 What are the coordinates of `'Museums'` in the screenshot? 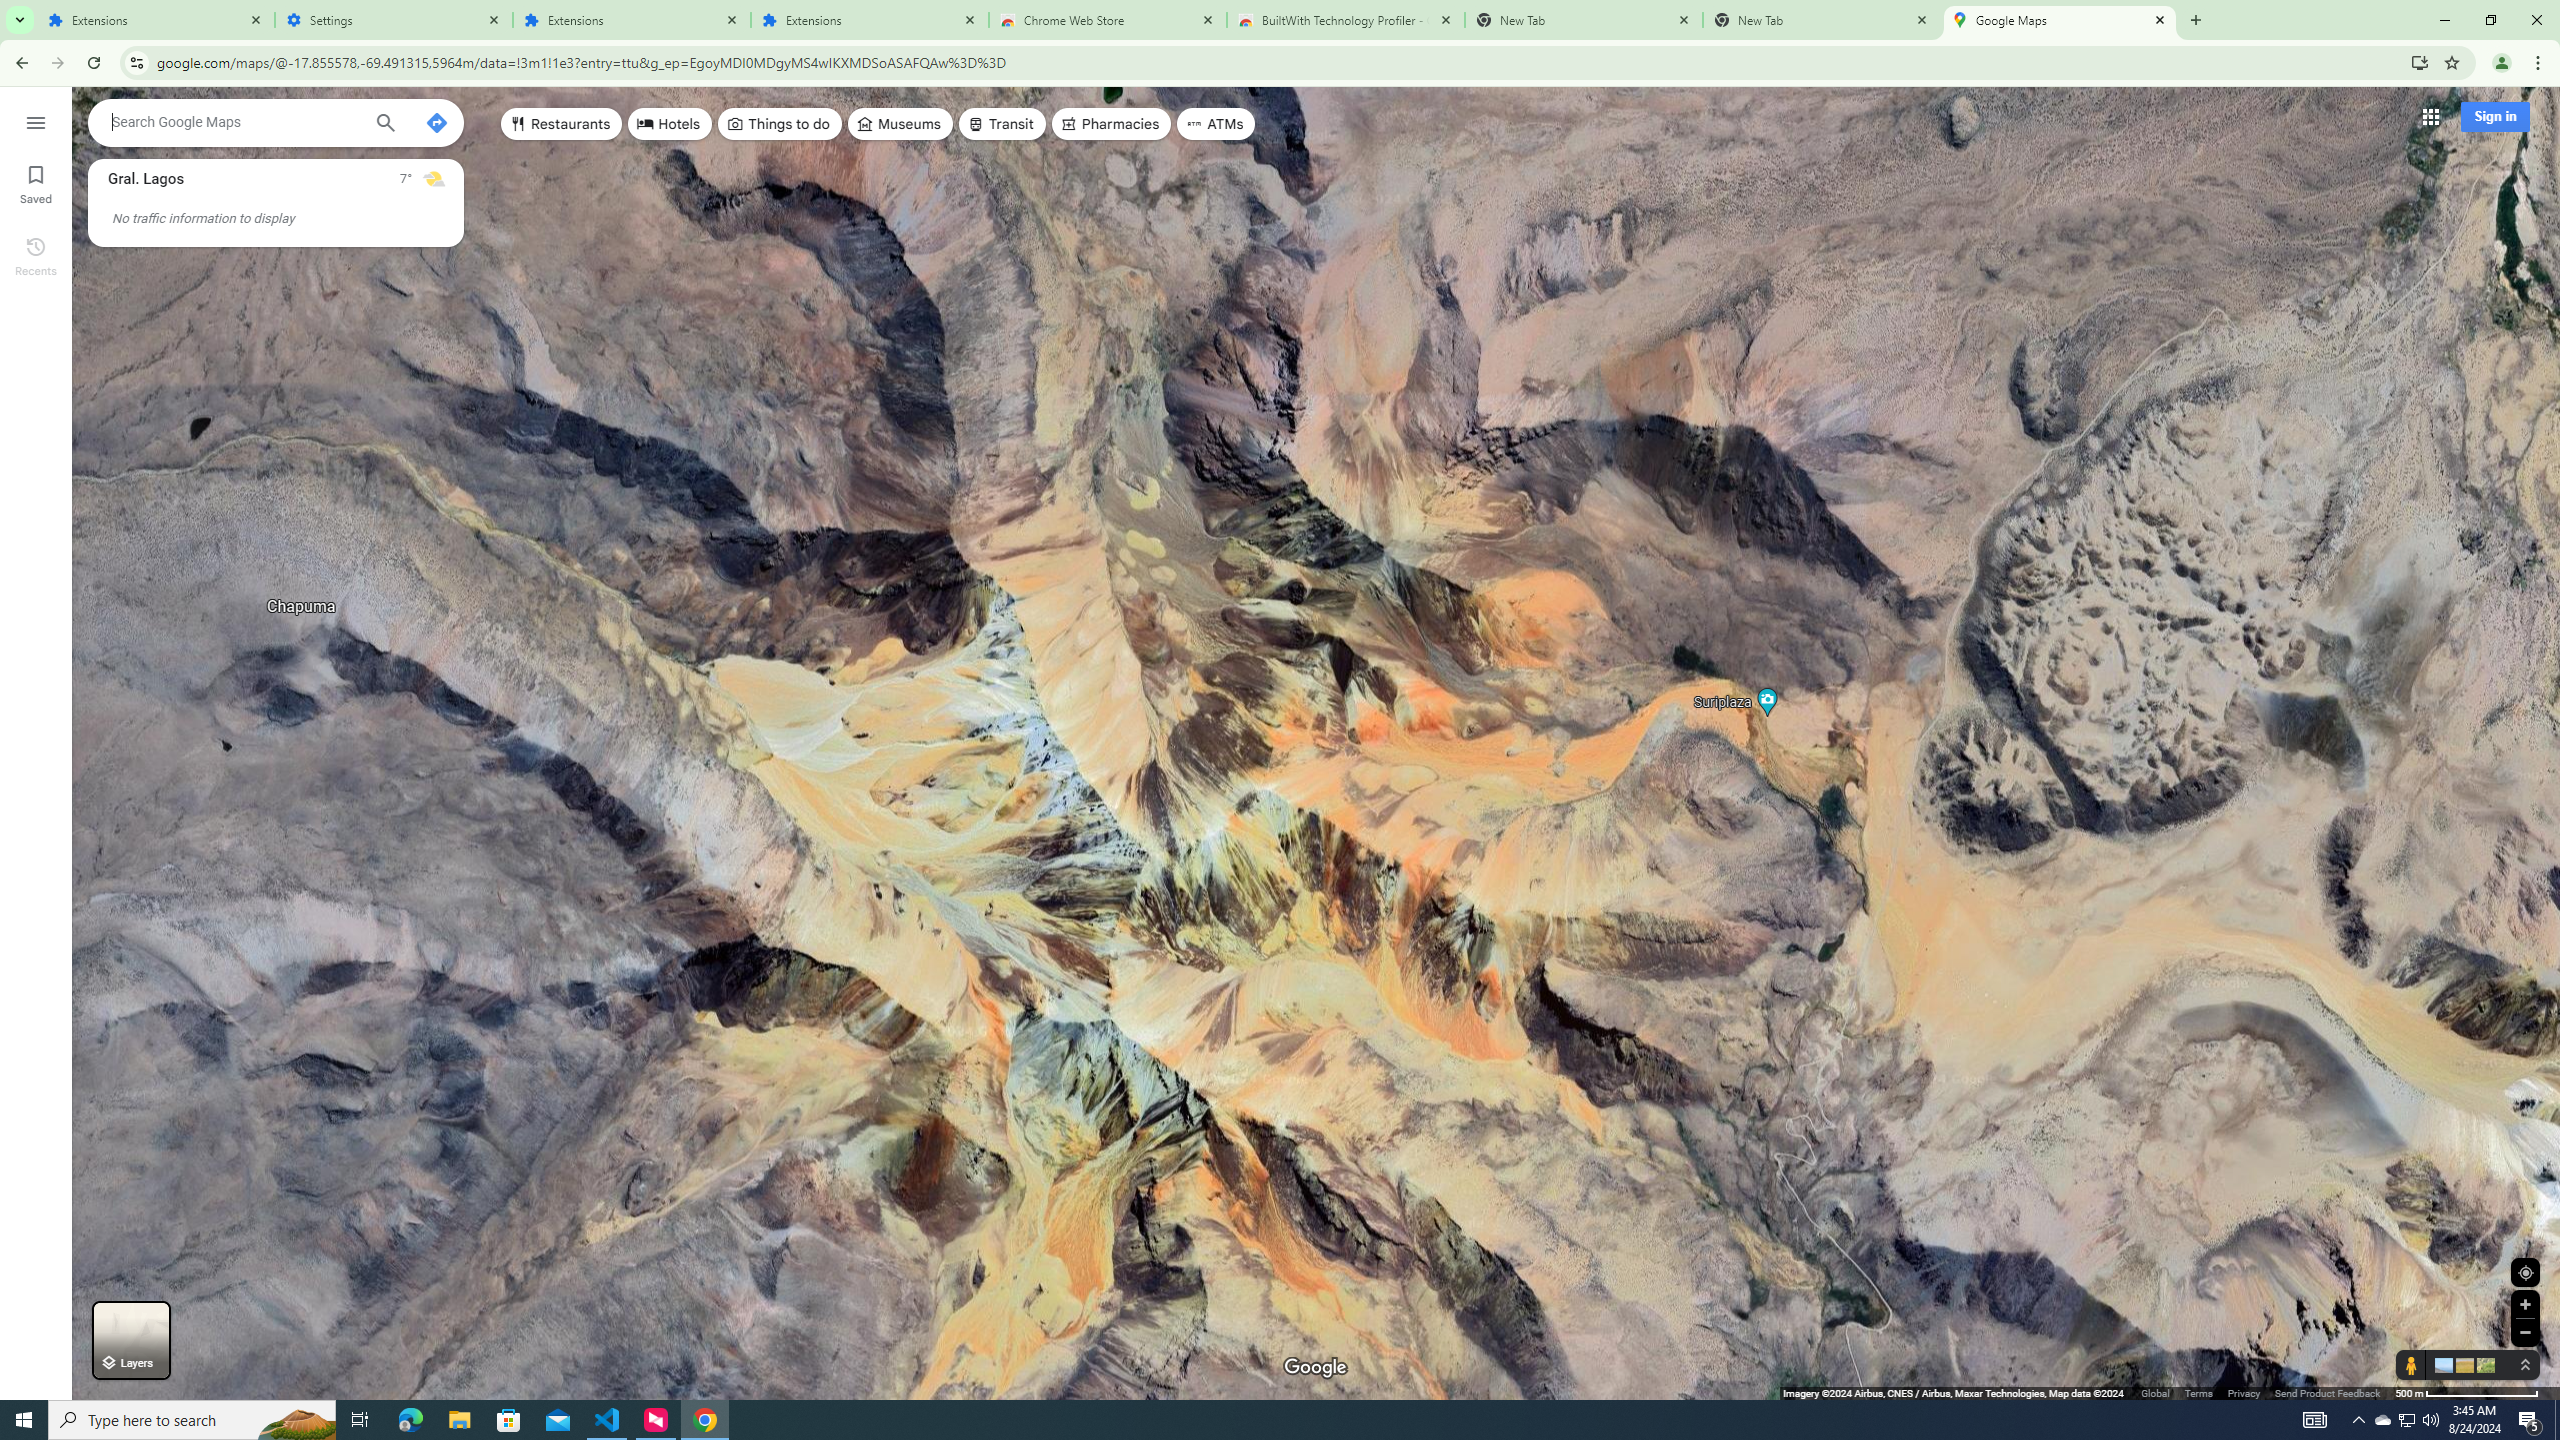 It's located at (898, 122).